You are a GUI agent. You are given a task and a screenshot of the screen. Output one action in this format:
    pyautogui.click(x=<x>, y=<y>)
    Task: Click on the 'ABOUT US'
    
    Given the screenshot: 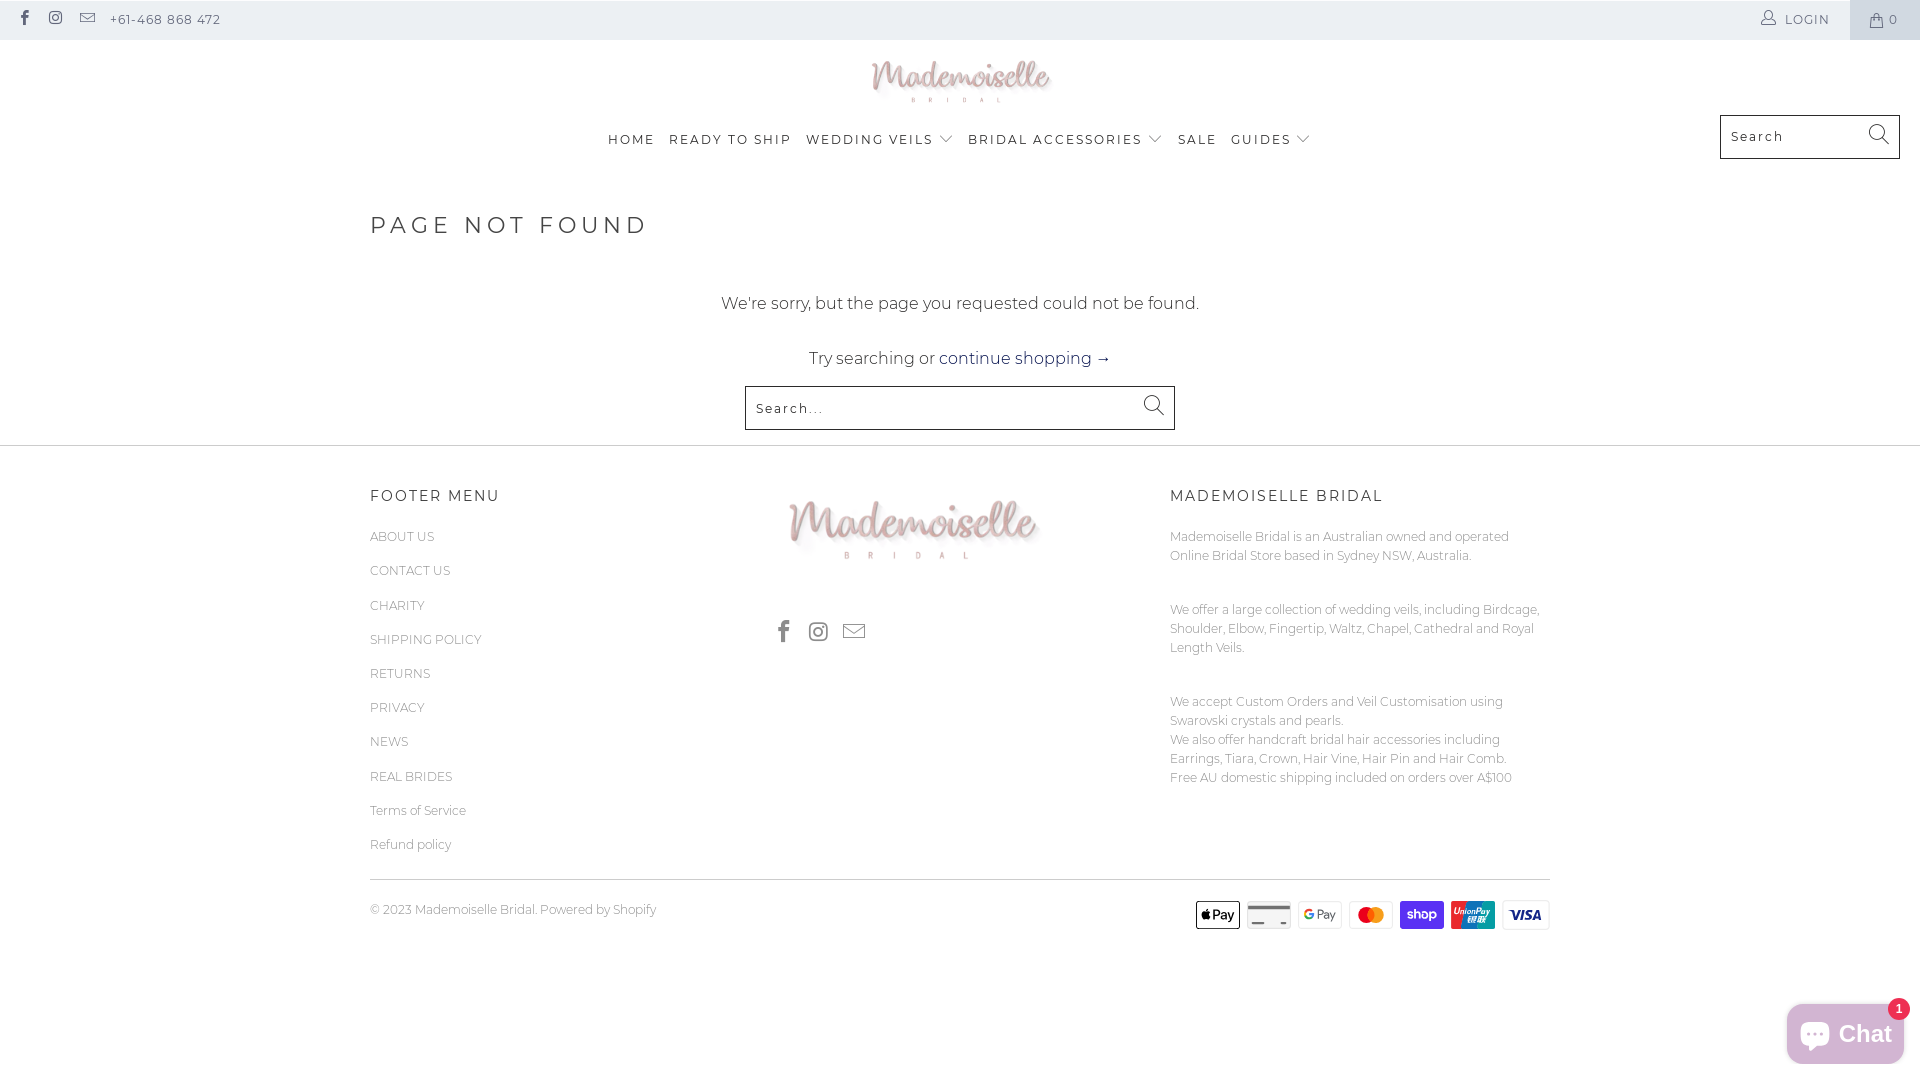 What is the action you would take?
    pyautogui.click(x=369, y=535)
    